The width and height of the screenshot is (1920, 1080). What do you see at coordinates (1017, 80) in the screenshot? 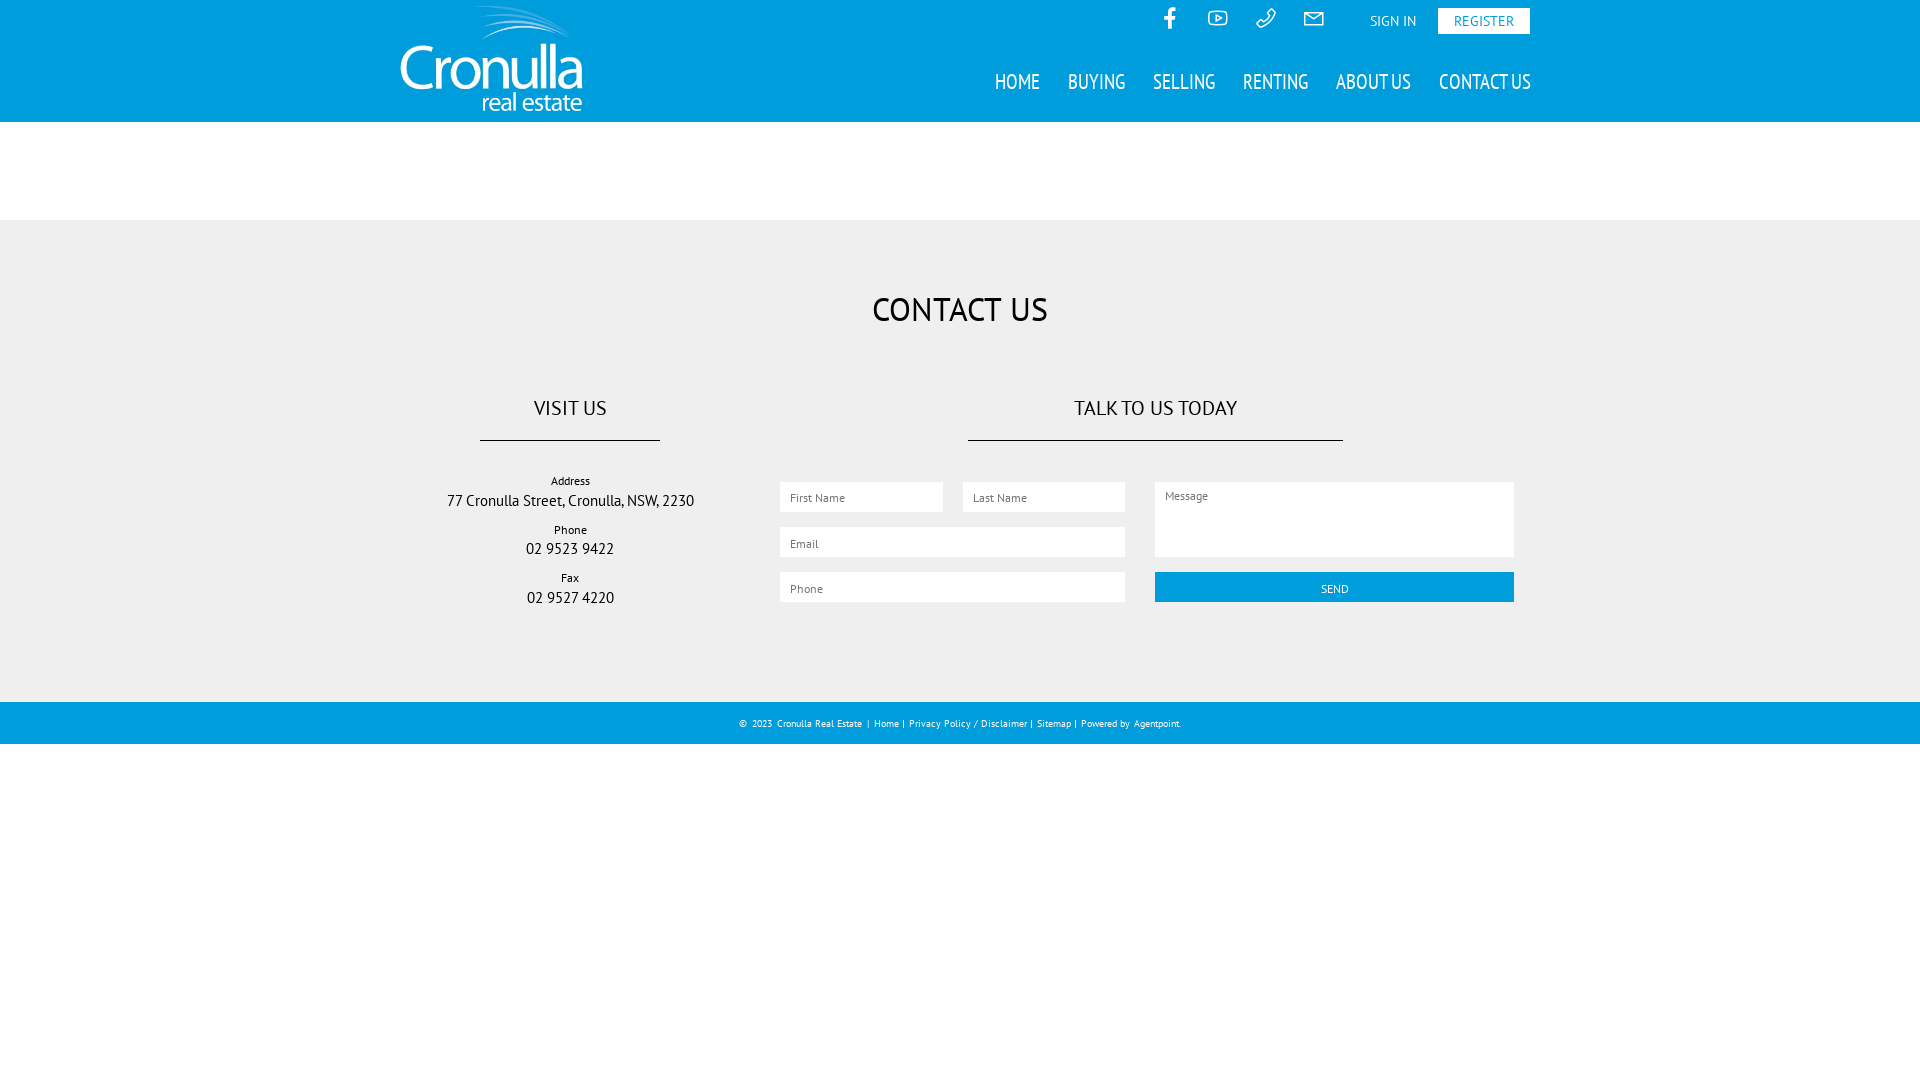
I see `'HOME'` at bounding box center [1017, 80].